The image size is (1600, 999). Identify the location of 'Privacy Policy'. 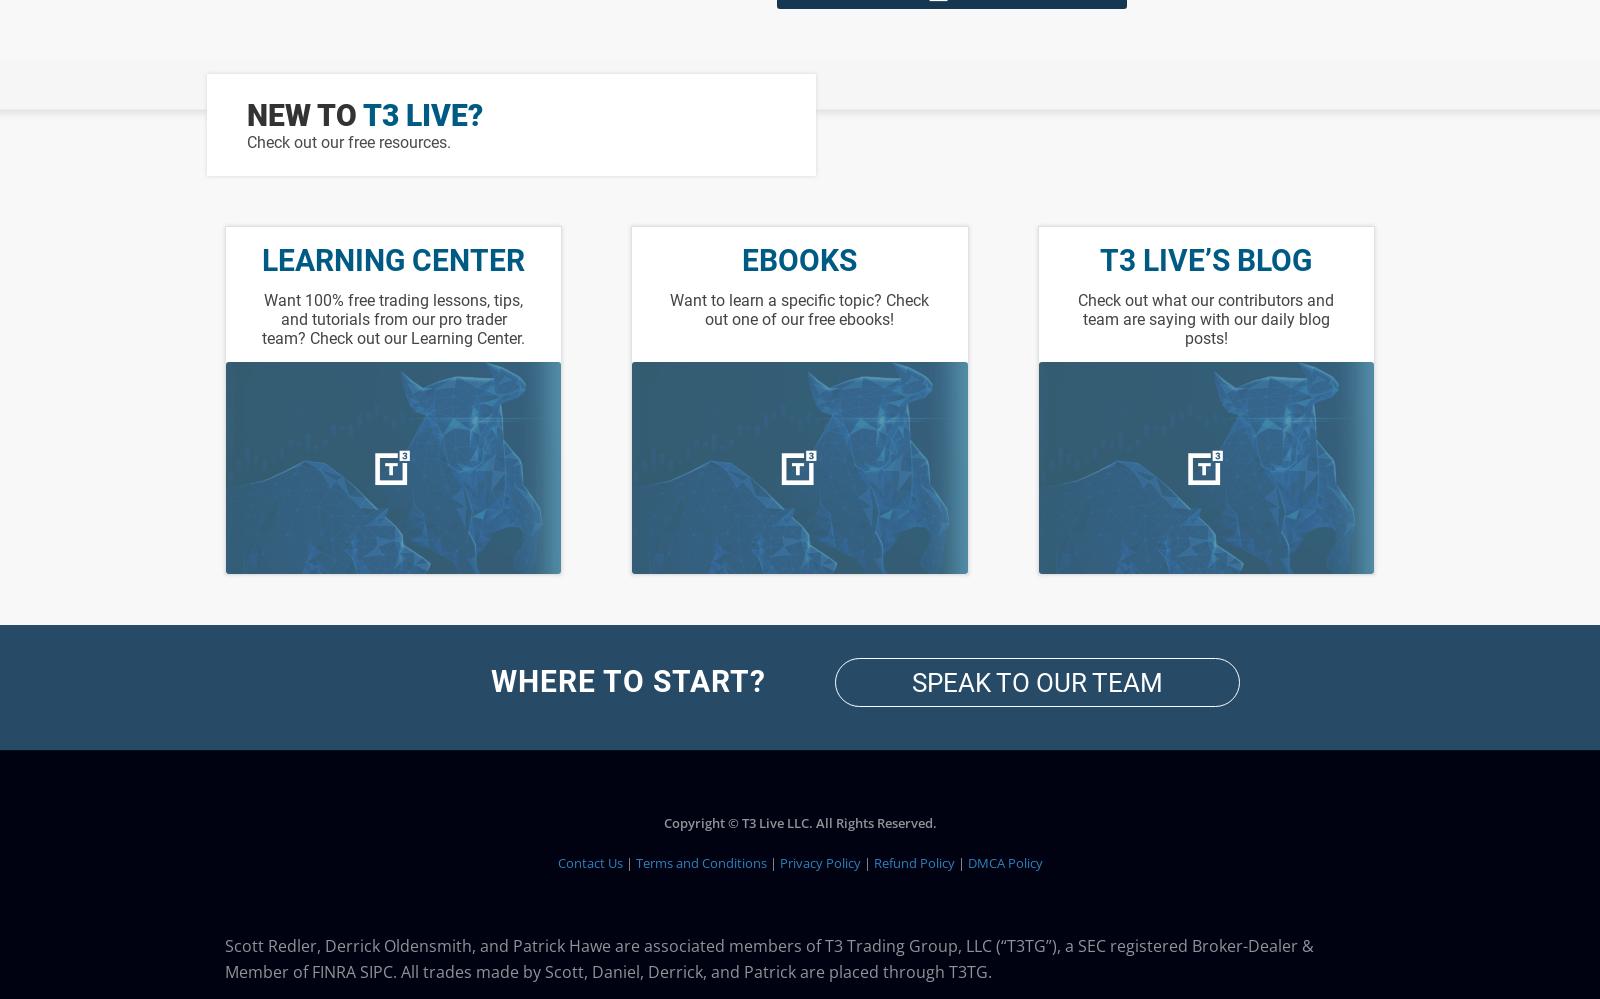
(818, 862).